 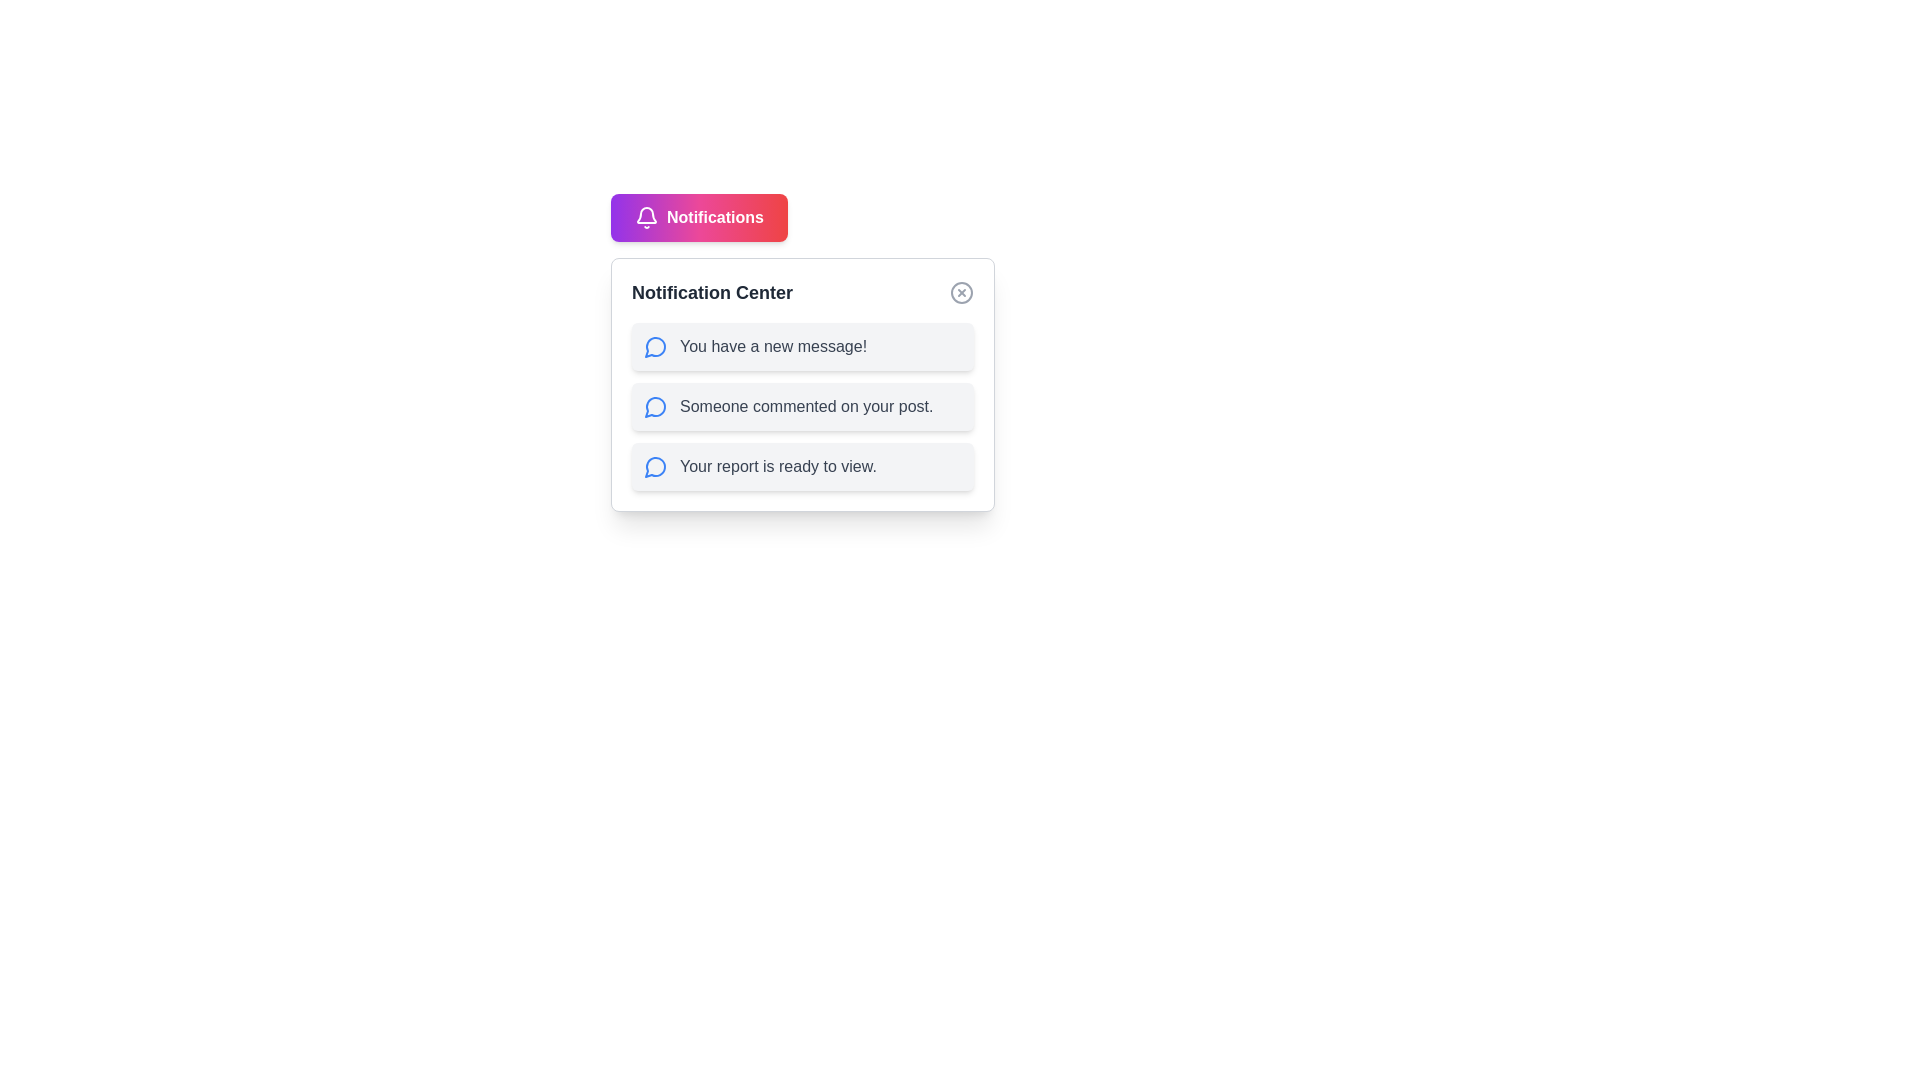 What do you see at coordinates (772, 346) in the screenshot?
I see `the text label that indicates a new message notification, which is located to the right of the blue message icon in the dropdown` at bounding box center [772, 346].